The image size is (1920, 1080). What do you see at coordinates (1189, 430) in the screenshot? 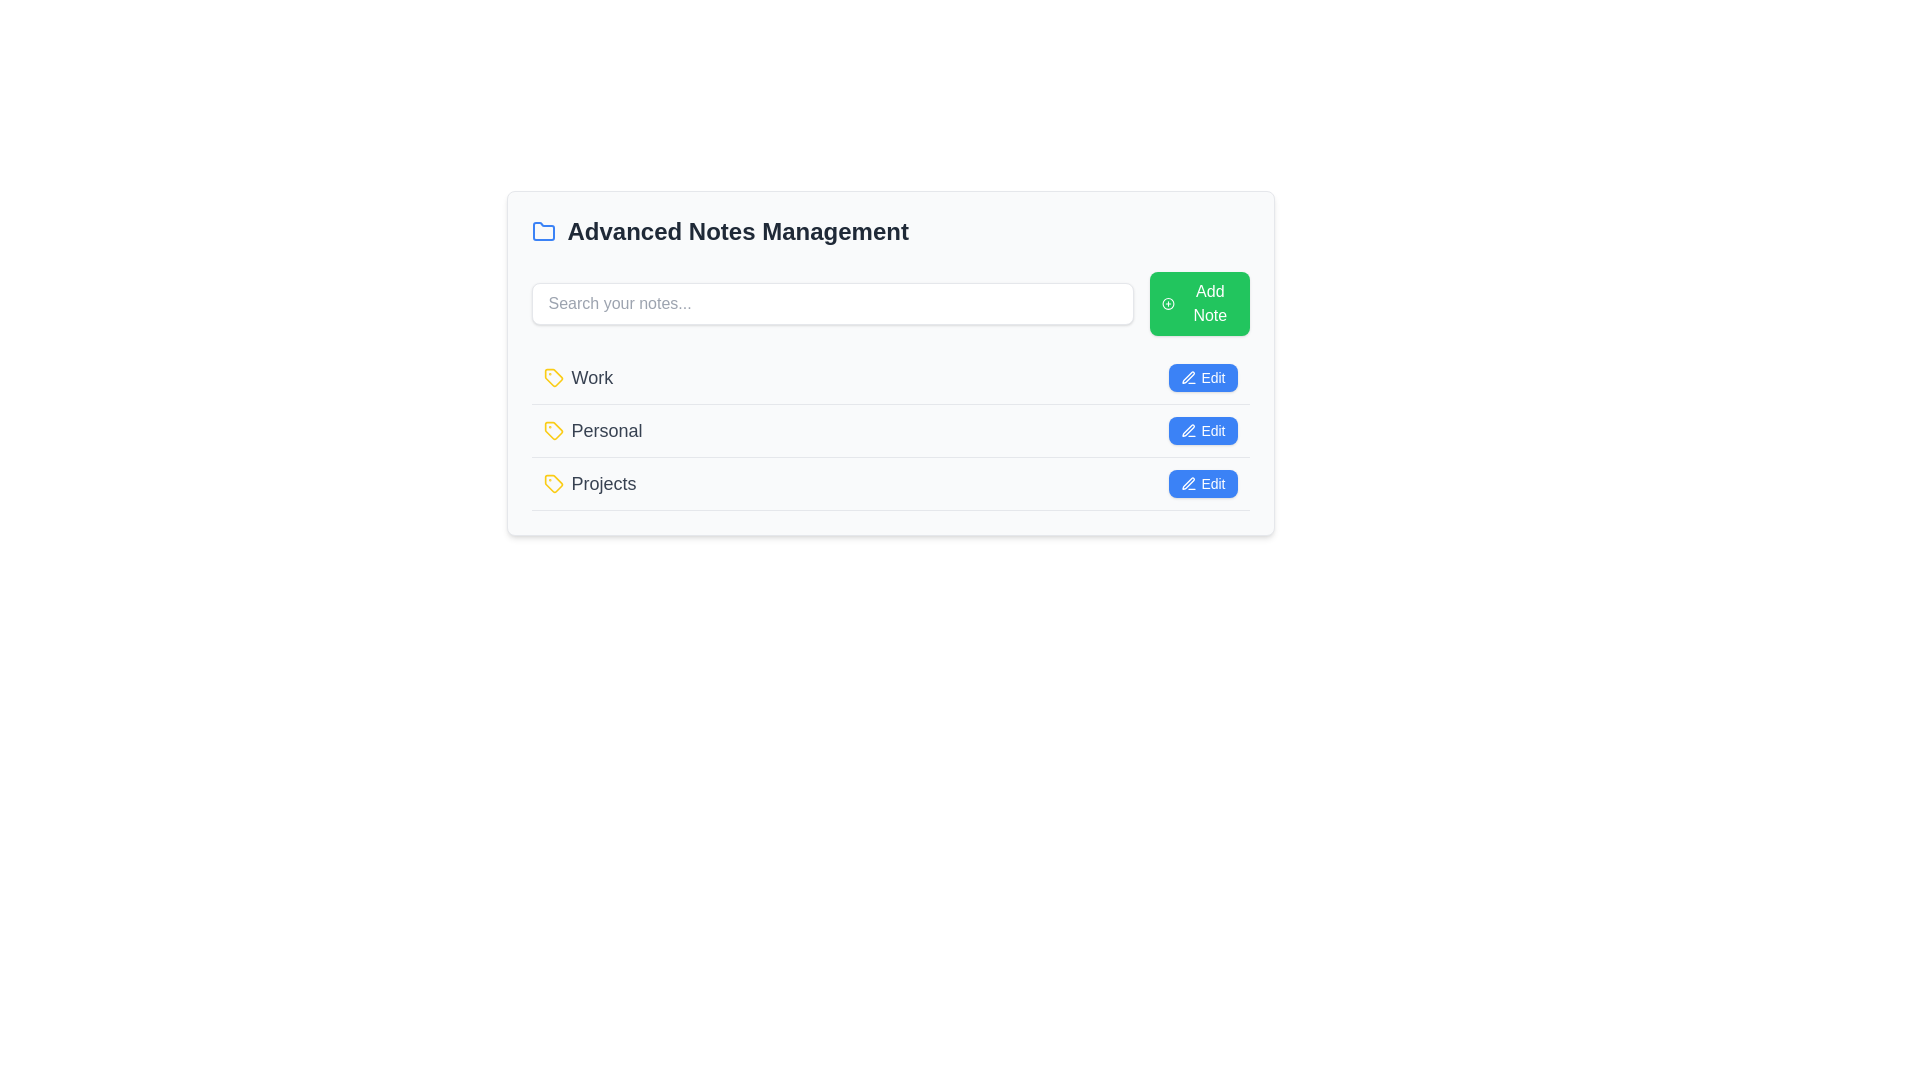
I see `the 'Edit' icon located to the immediate left of the 'Edit' button for the 'Personal' entry, which is the second entry in the list of notes` at bounding box center [1189, 430].